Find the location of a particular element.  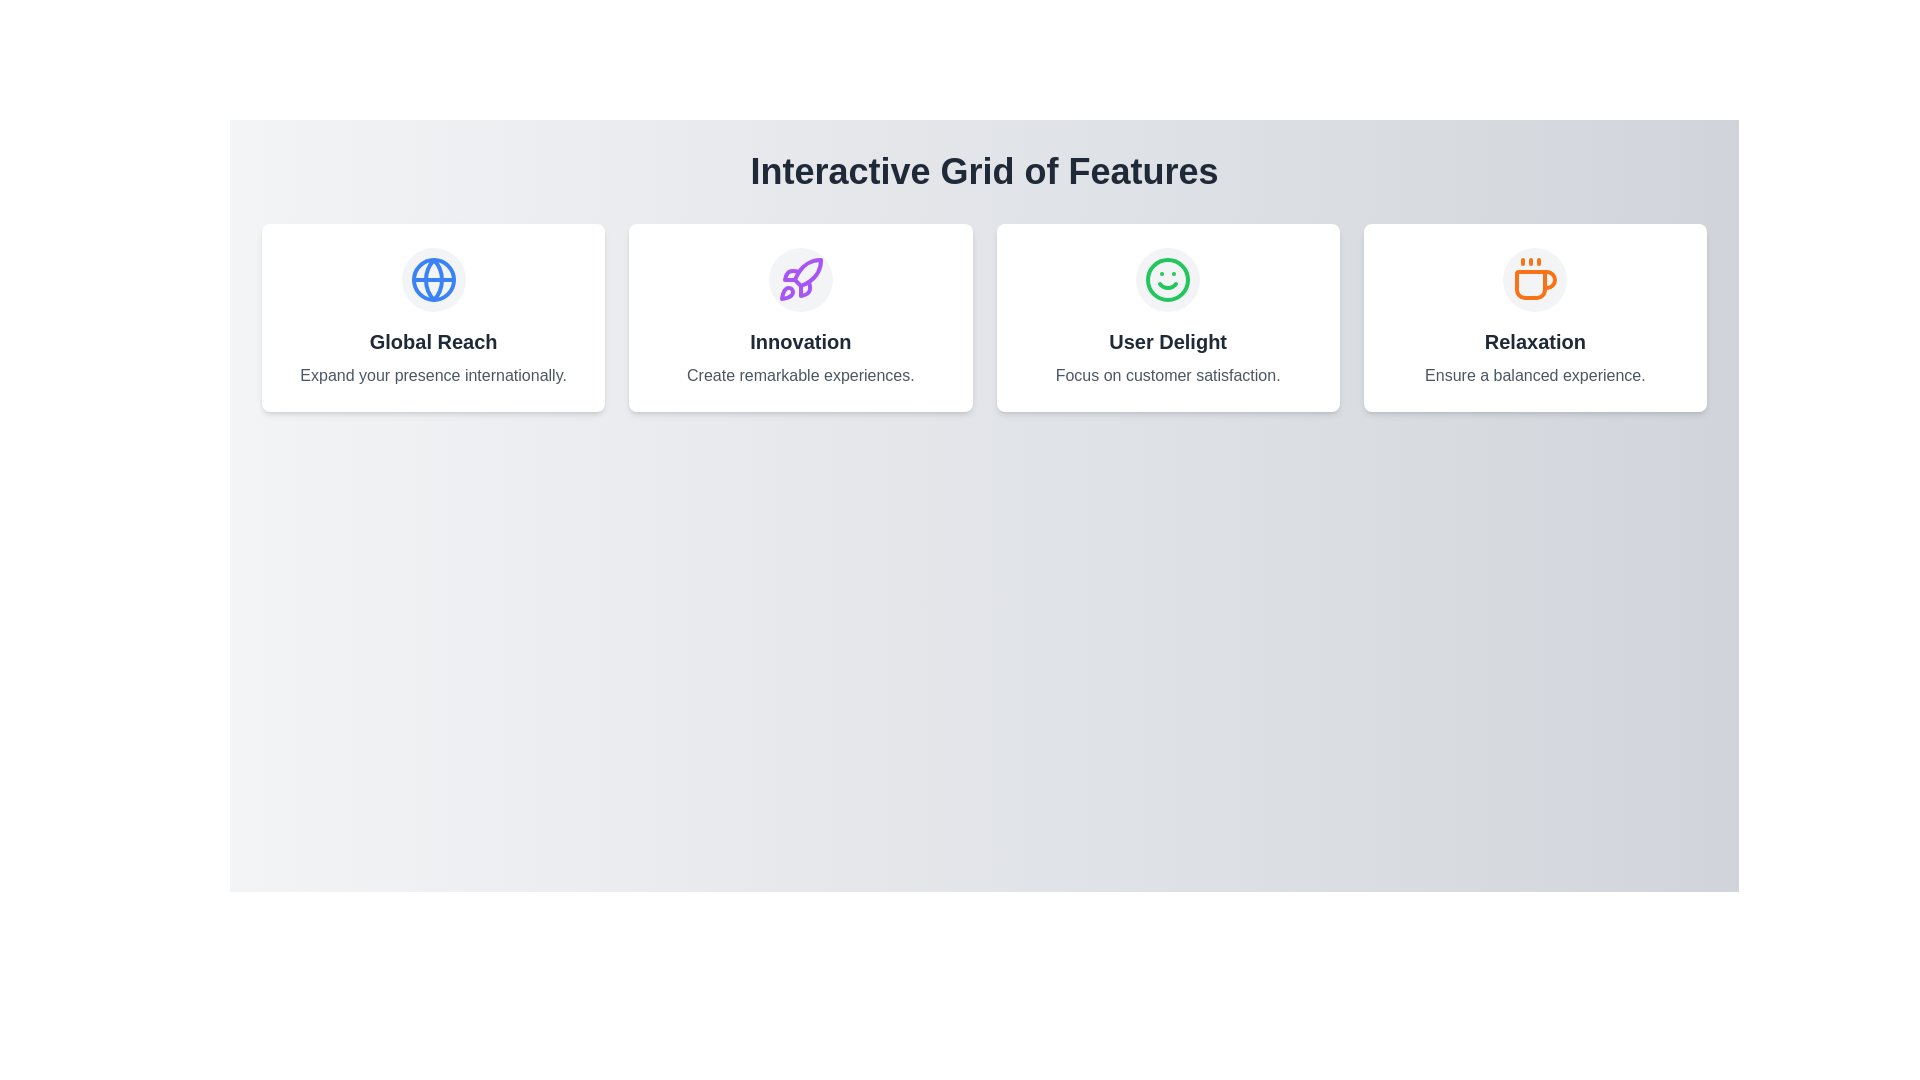

the title text label of the second card in a horizontally aligned group of four cards, which is positioned below a circular icon and above a short description text is located at coordinates (800, 341).